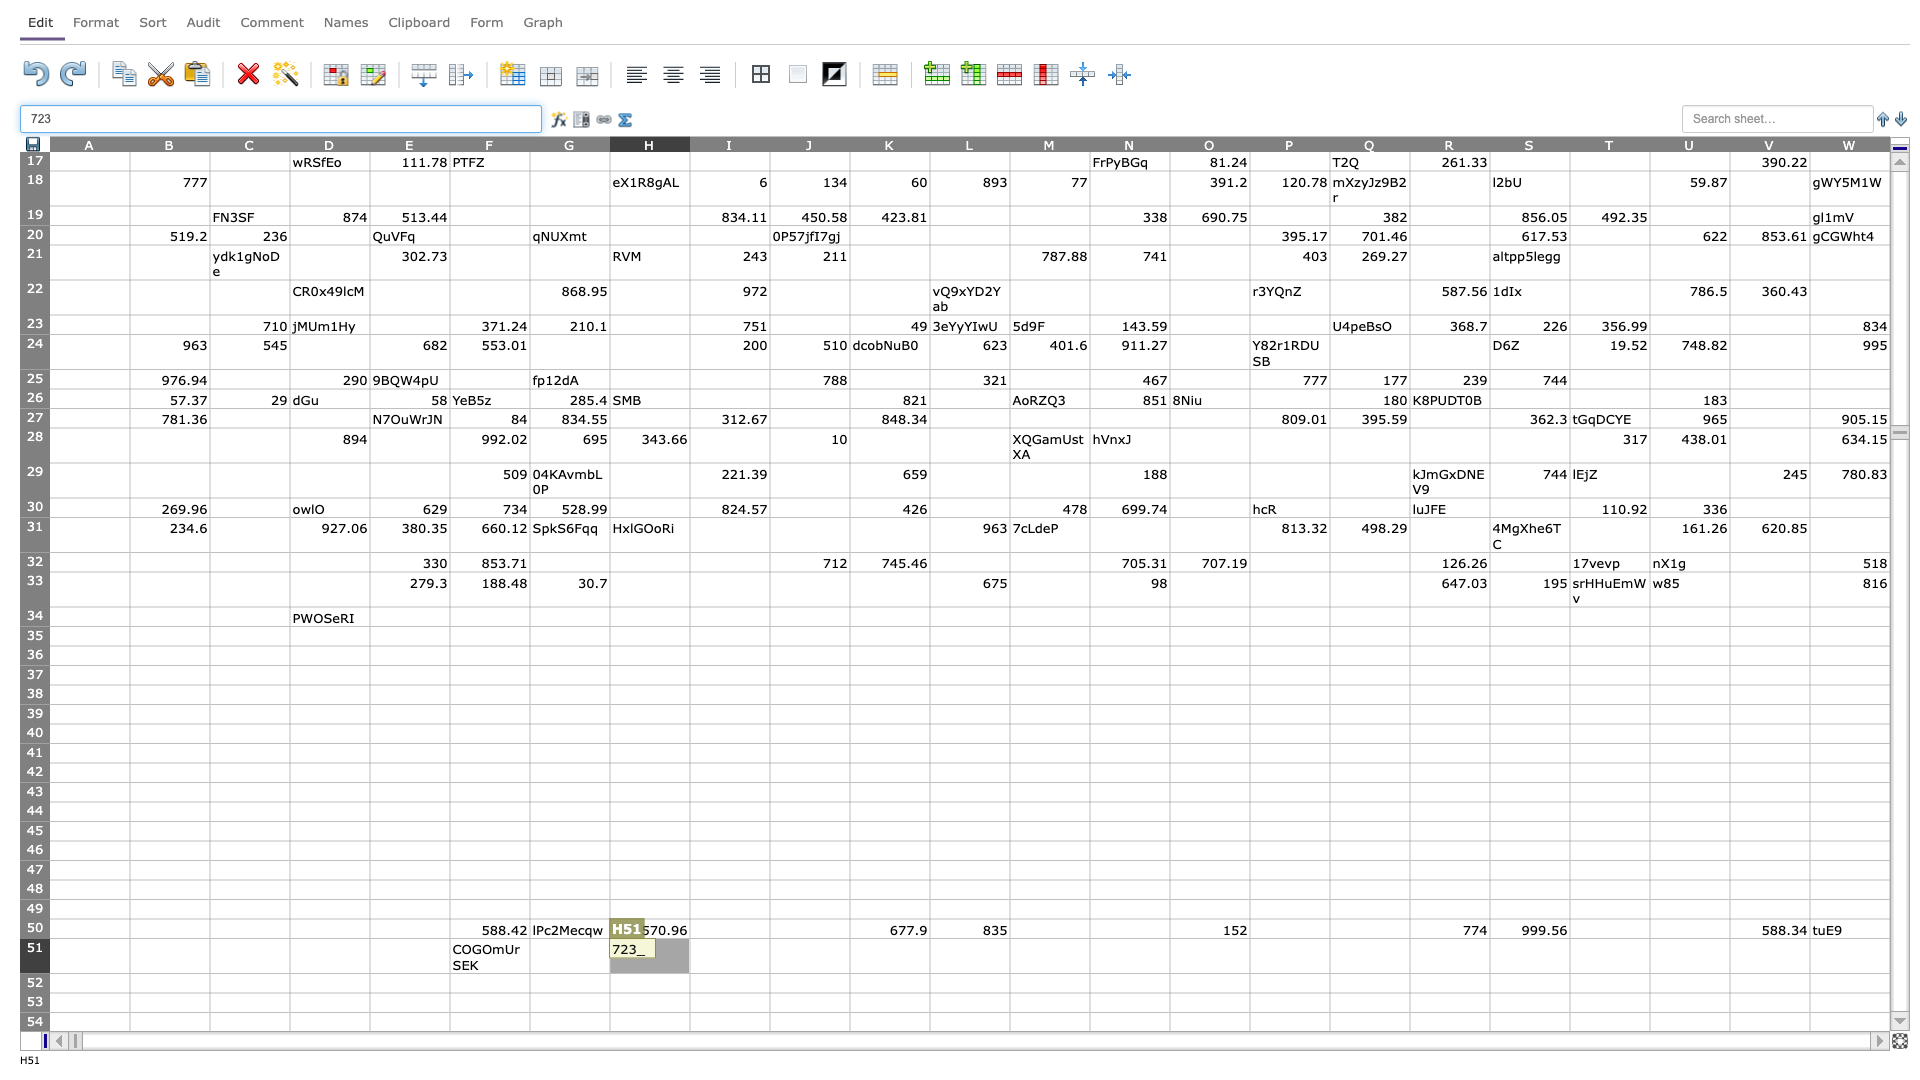 Image resolution: width=1920 pixels, height=1080 pixels. What do you see at coordinates (849, 938) in the screenshot?
I see `Upper left corner of cell K51` at bounding box center [849, 938].